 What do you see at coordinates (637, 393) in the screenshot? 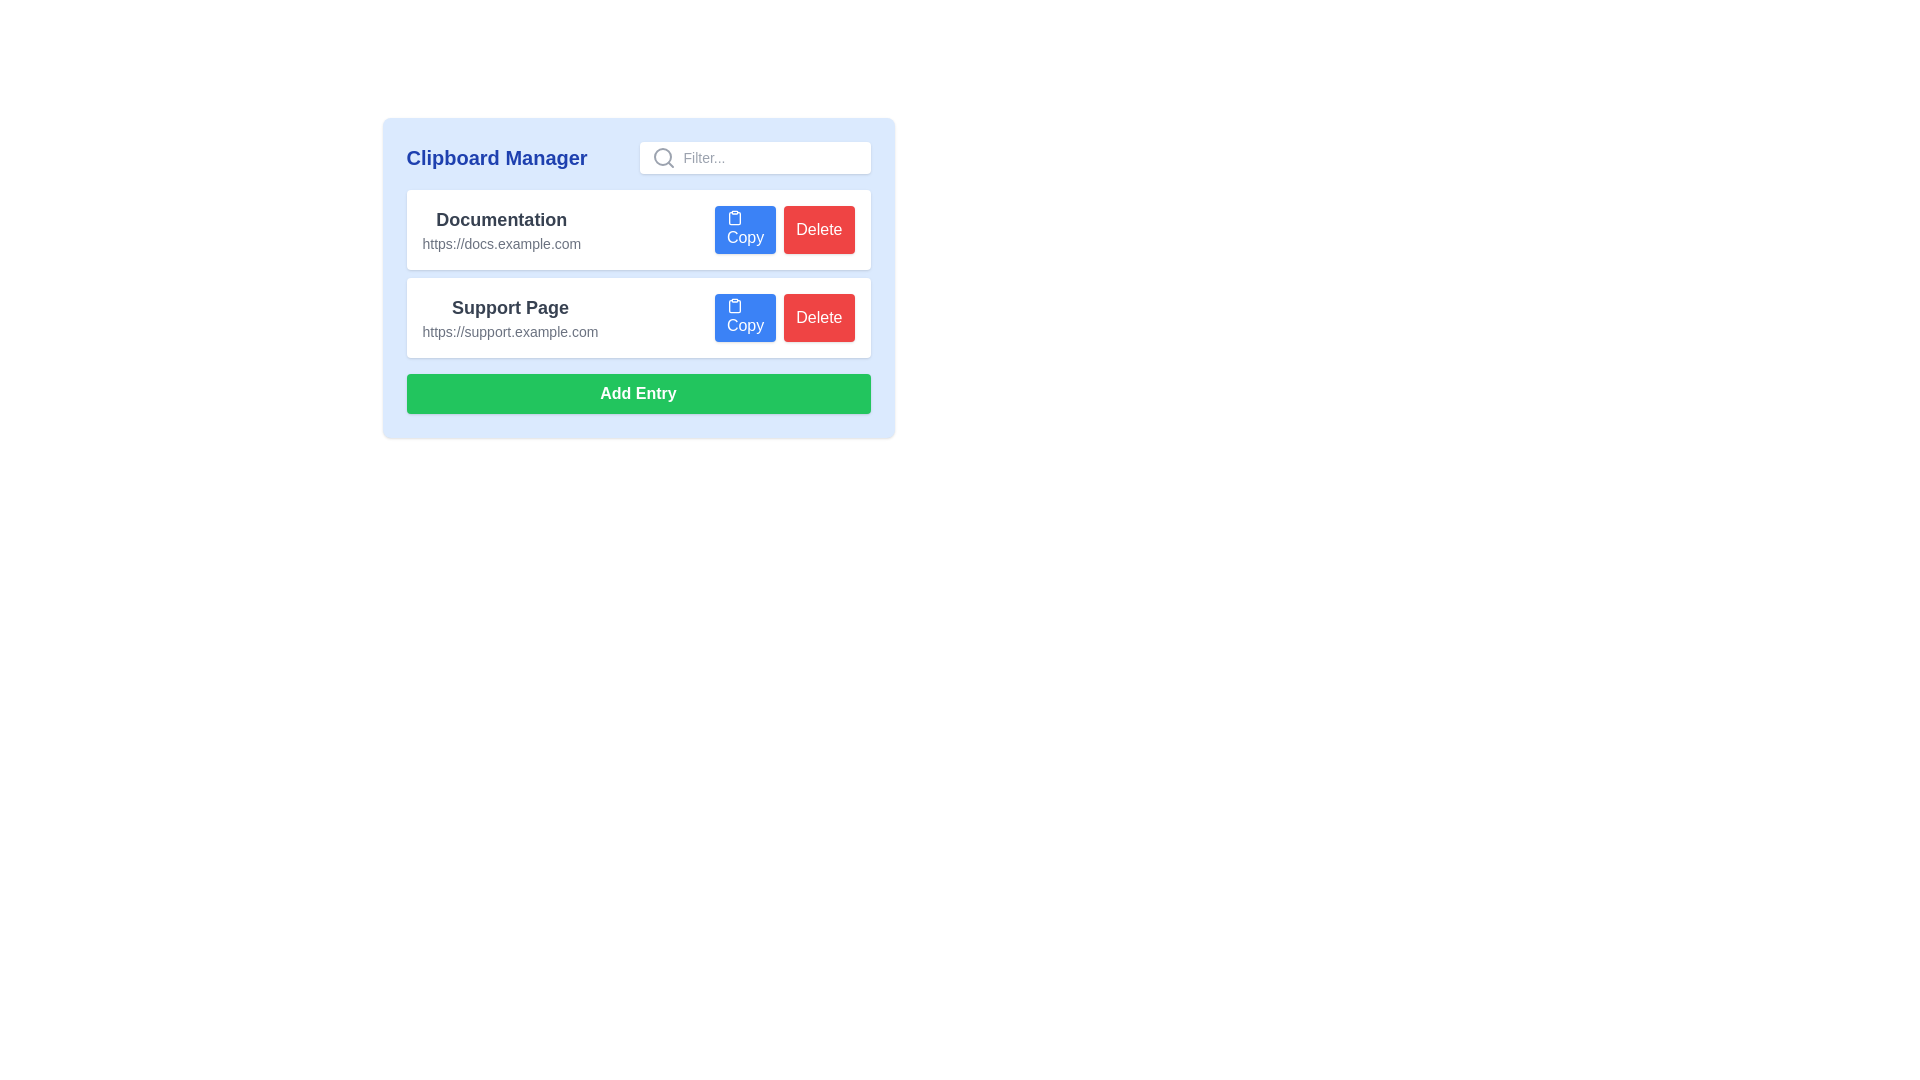
I see `the green 'Add Entry' button with white bold text located at the bottom of the content card` at bounding box center [637, 393].